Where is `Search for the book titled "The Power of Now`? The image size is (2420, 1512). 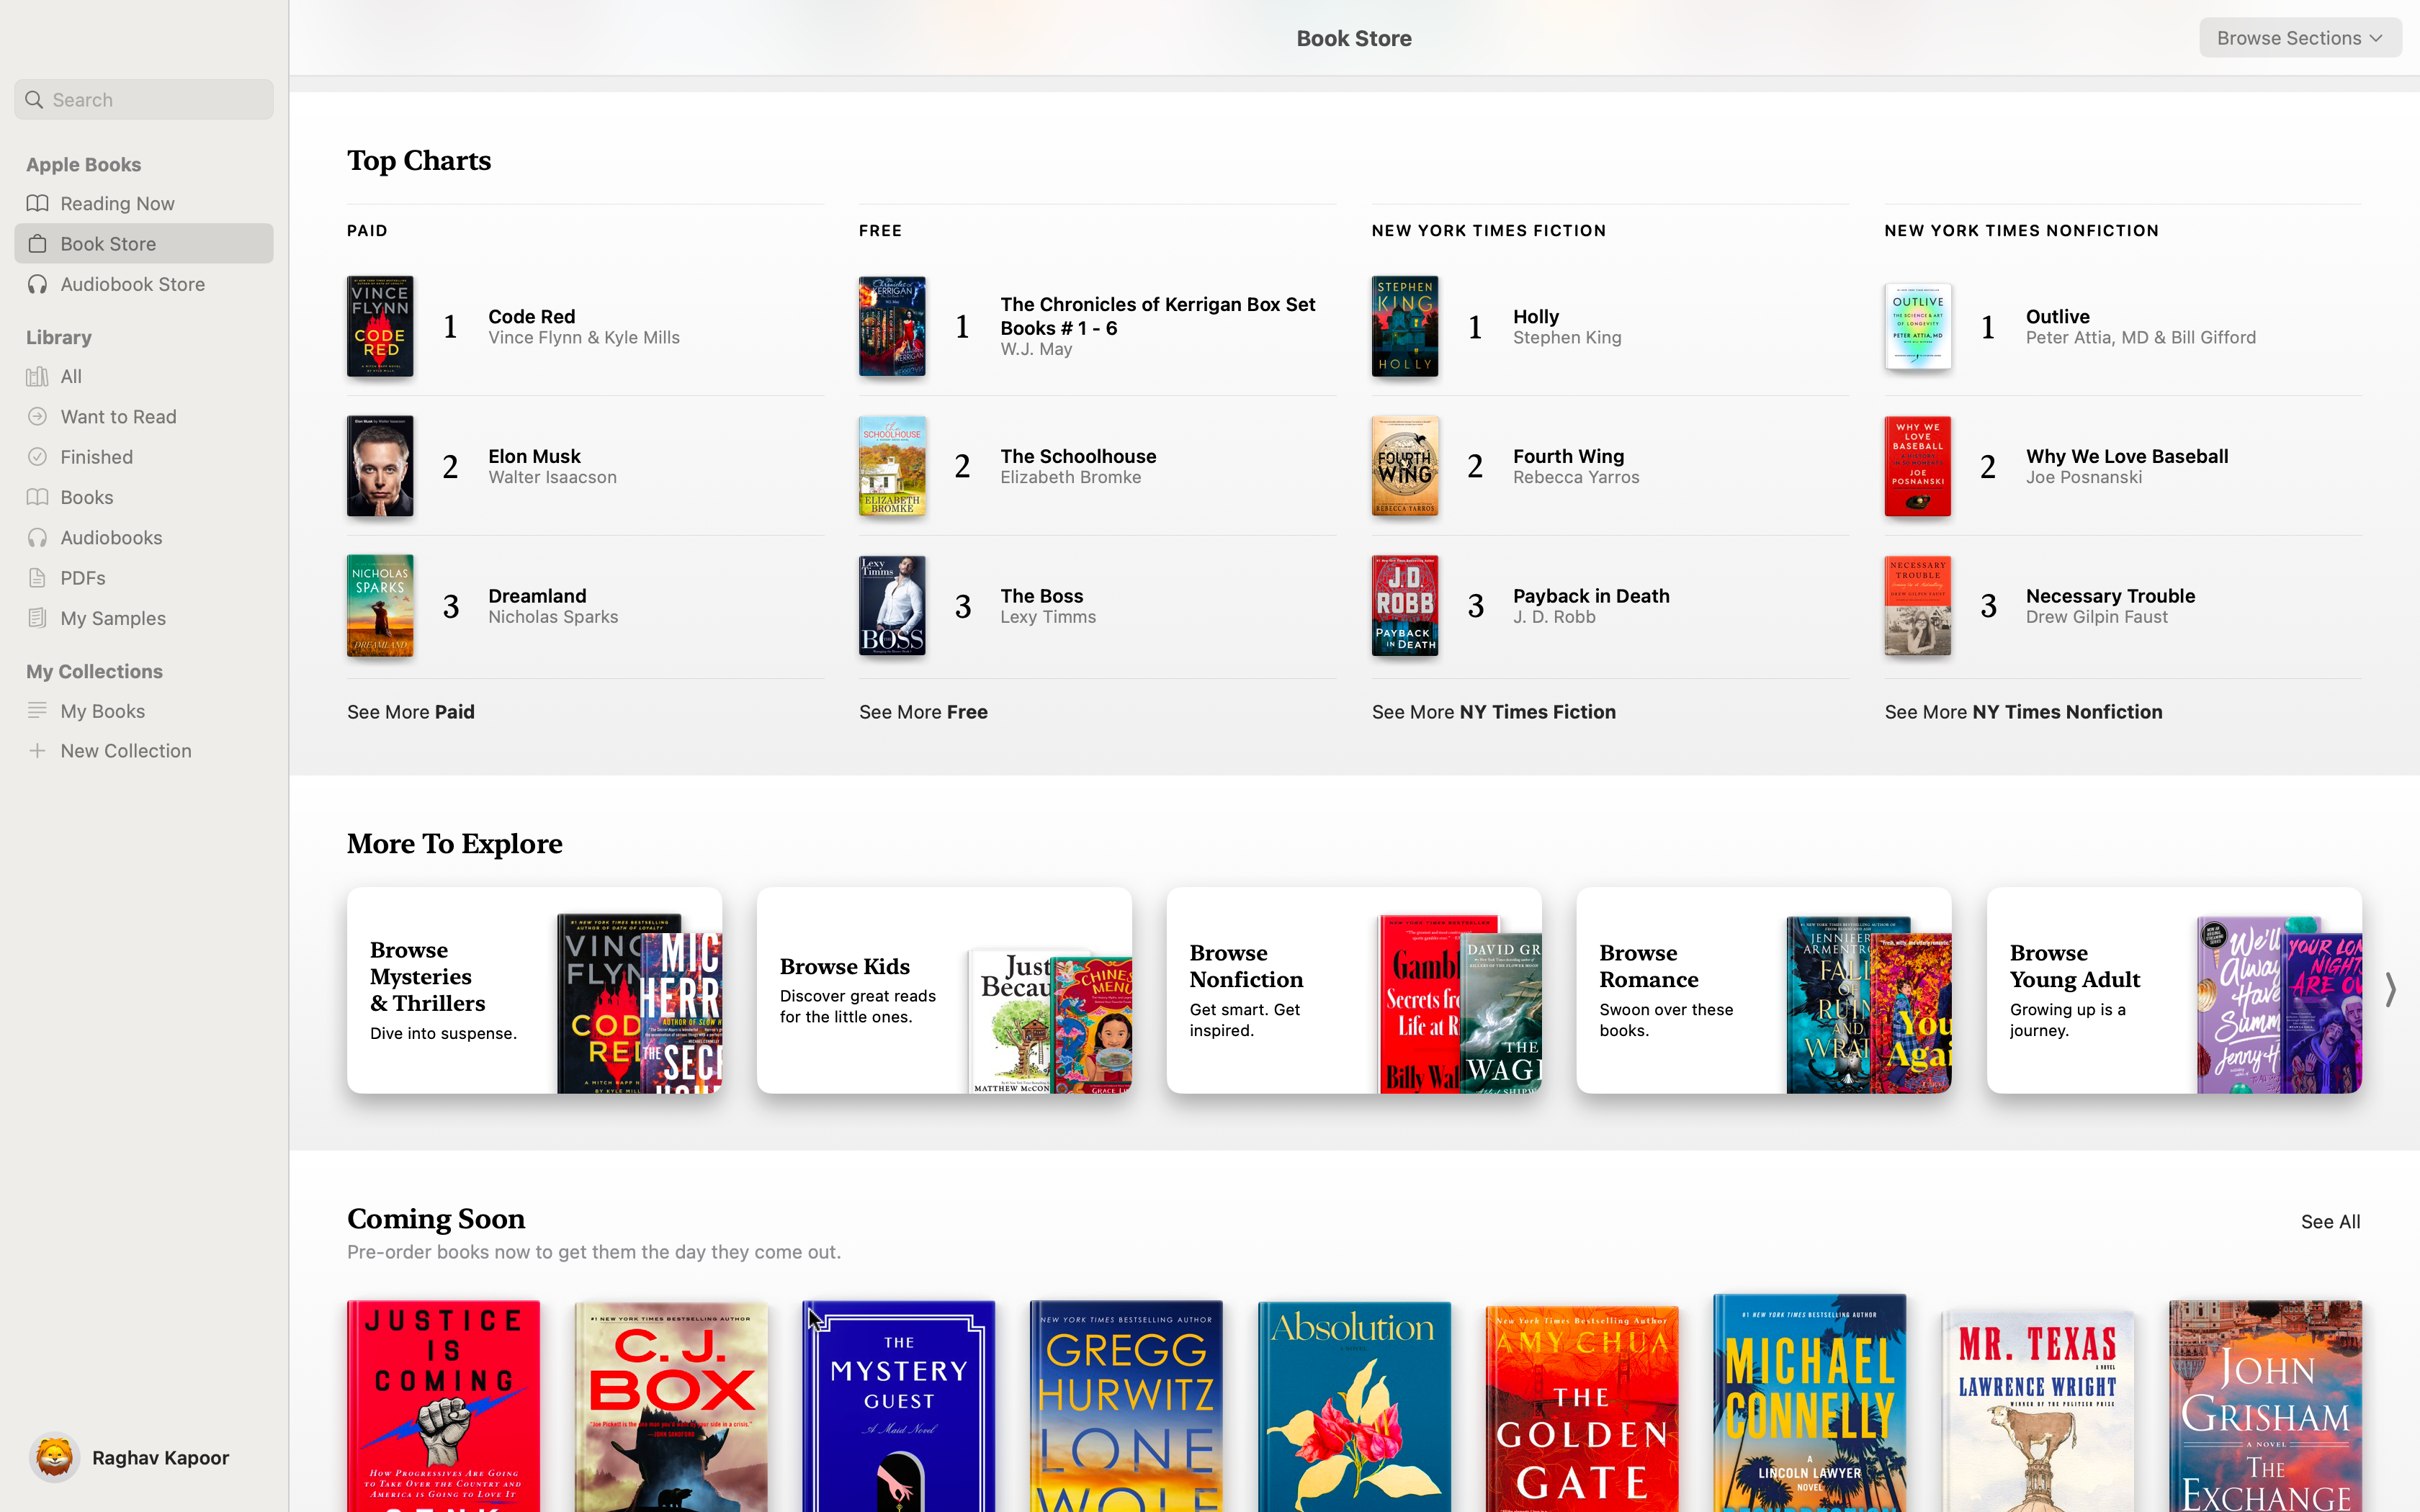
Search for the book titled "The Power of Now is located at coordinates (143, 99).